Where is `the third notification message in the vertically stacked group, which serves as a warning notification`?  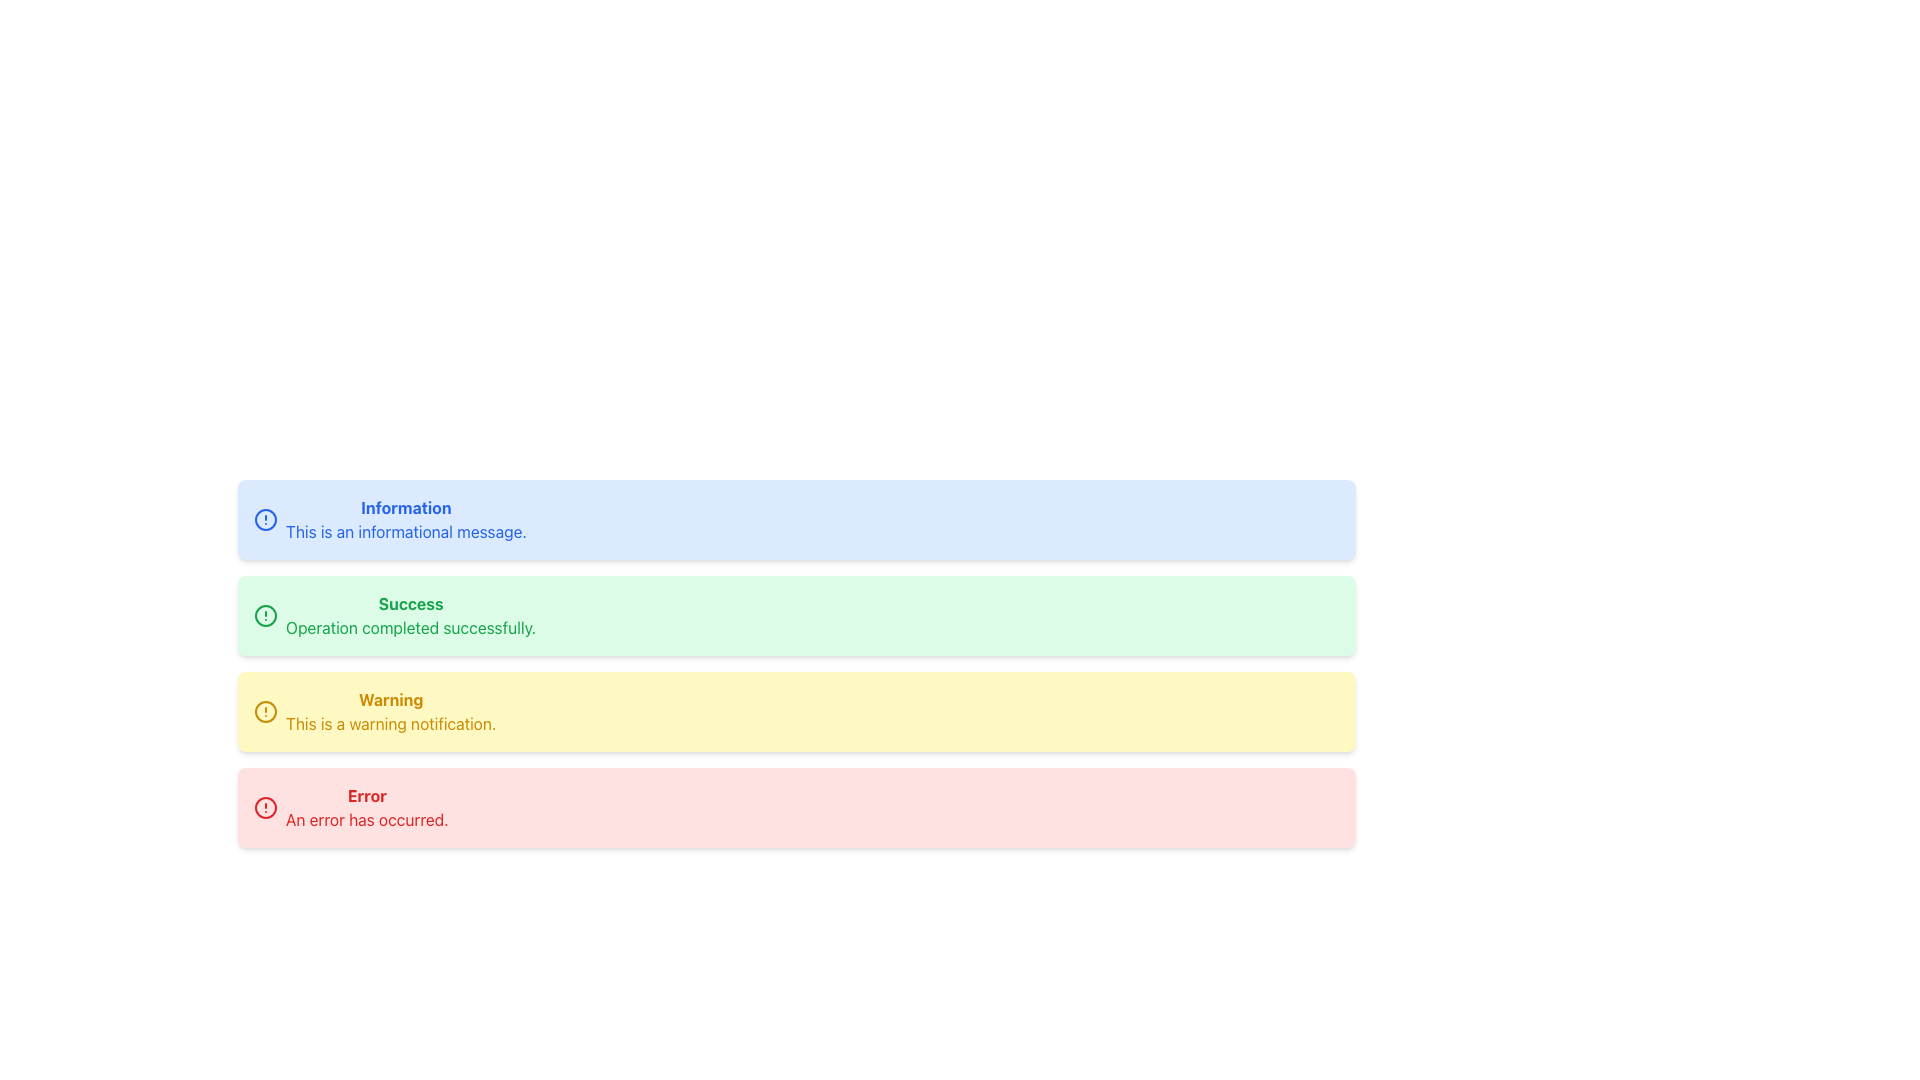 the third notification message in the vertically stacked group, which serves as a warning notification is located at coordinates (795, 711).